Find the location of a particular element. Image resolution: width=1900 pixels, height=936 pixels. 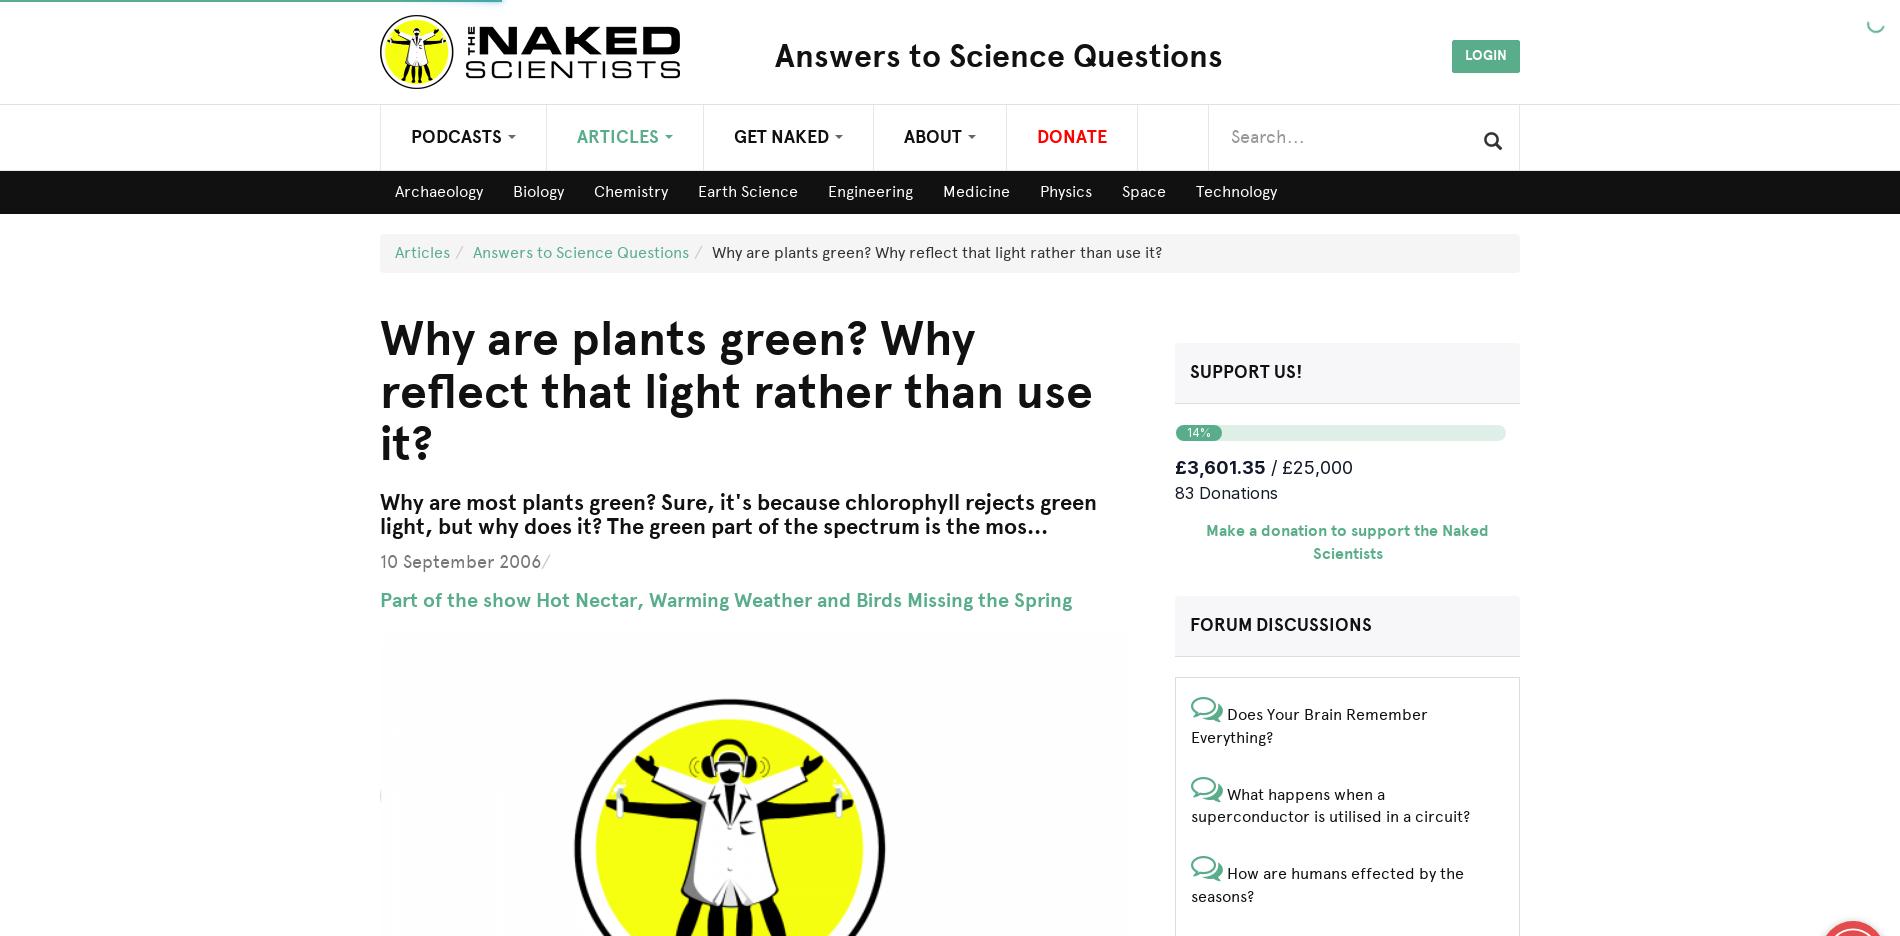

'Make a donation to support the Naked Scientists' is located at coordinates (1346, 542).